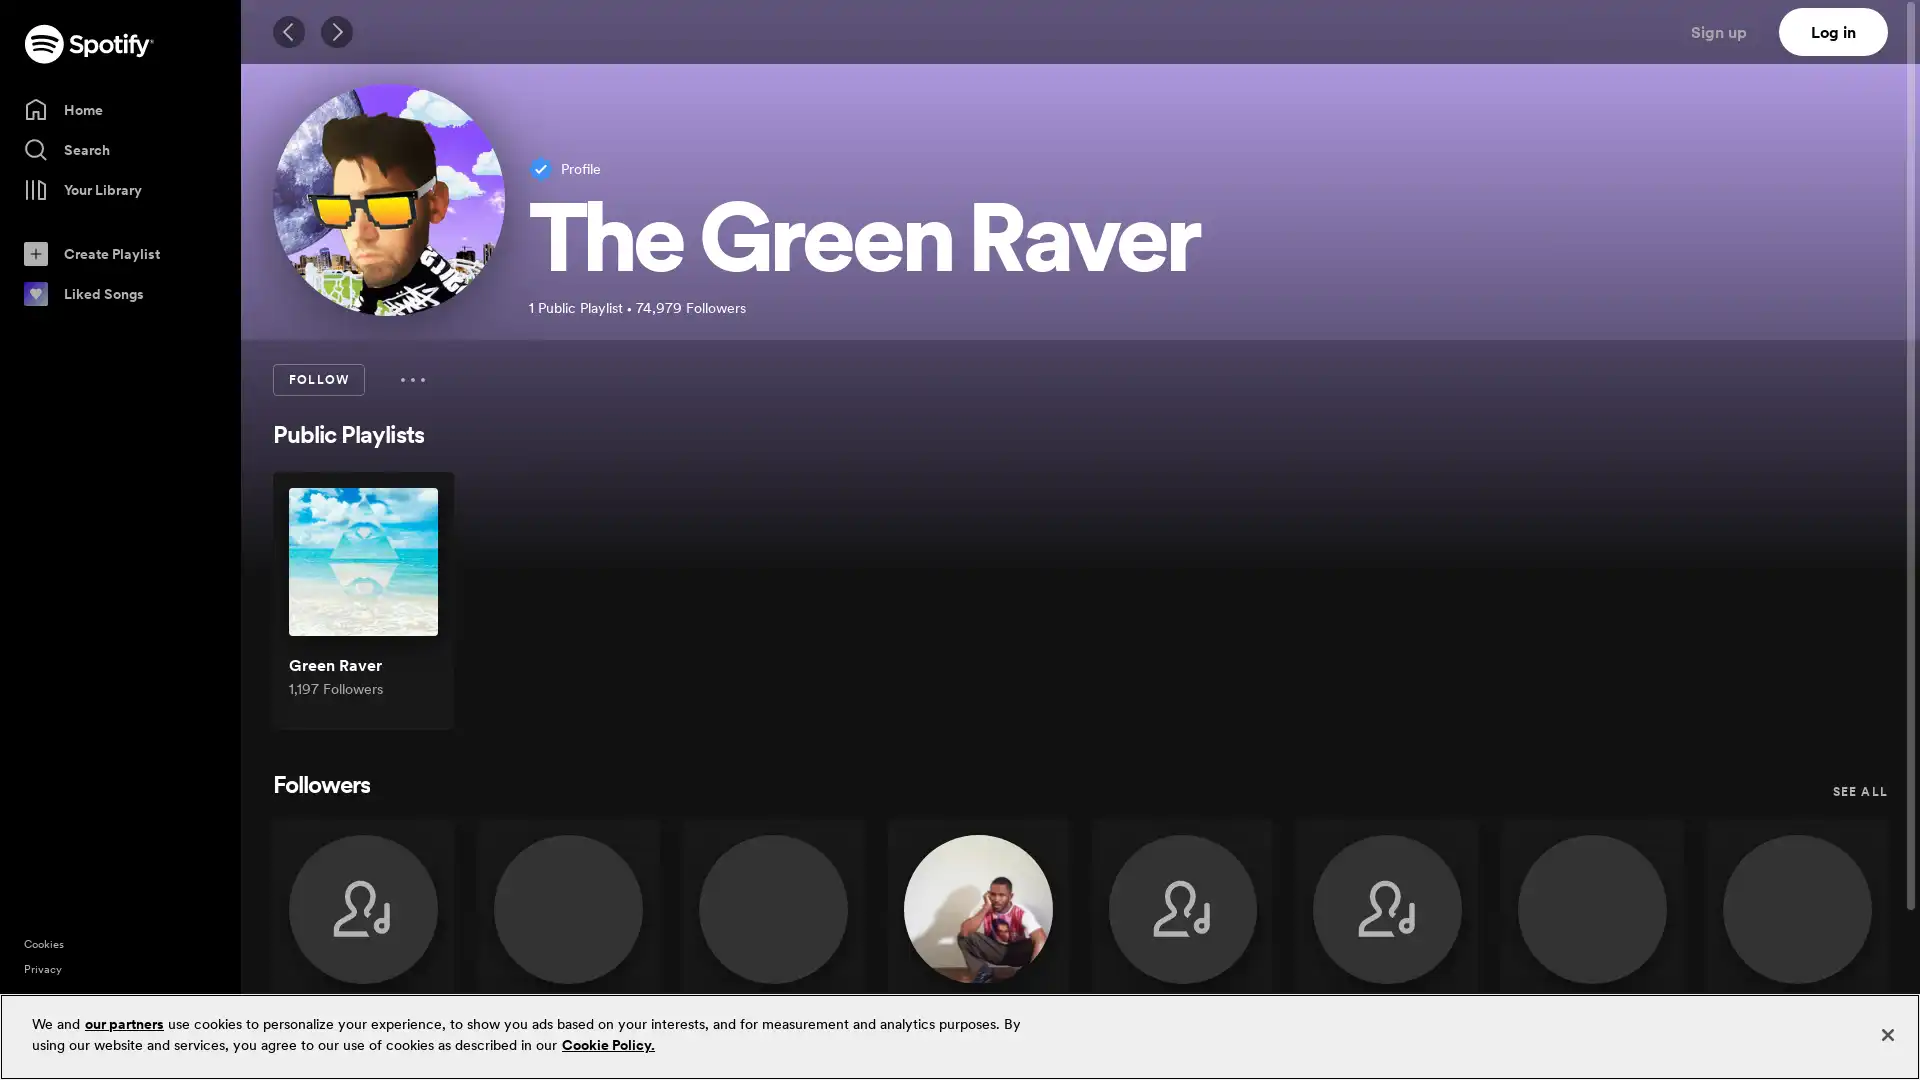  What do you see at coordinates (1833, 31) in the screenshot?
I see `Log in` at bounding box center [1833, 31].